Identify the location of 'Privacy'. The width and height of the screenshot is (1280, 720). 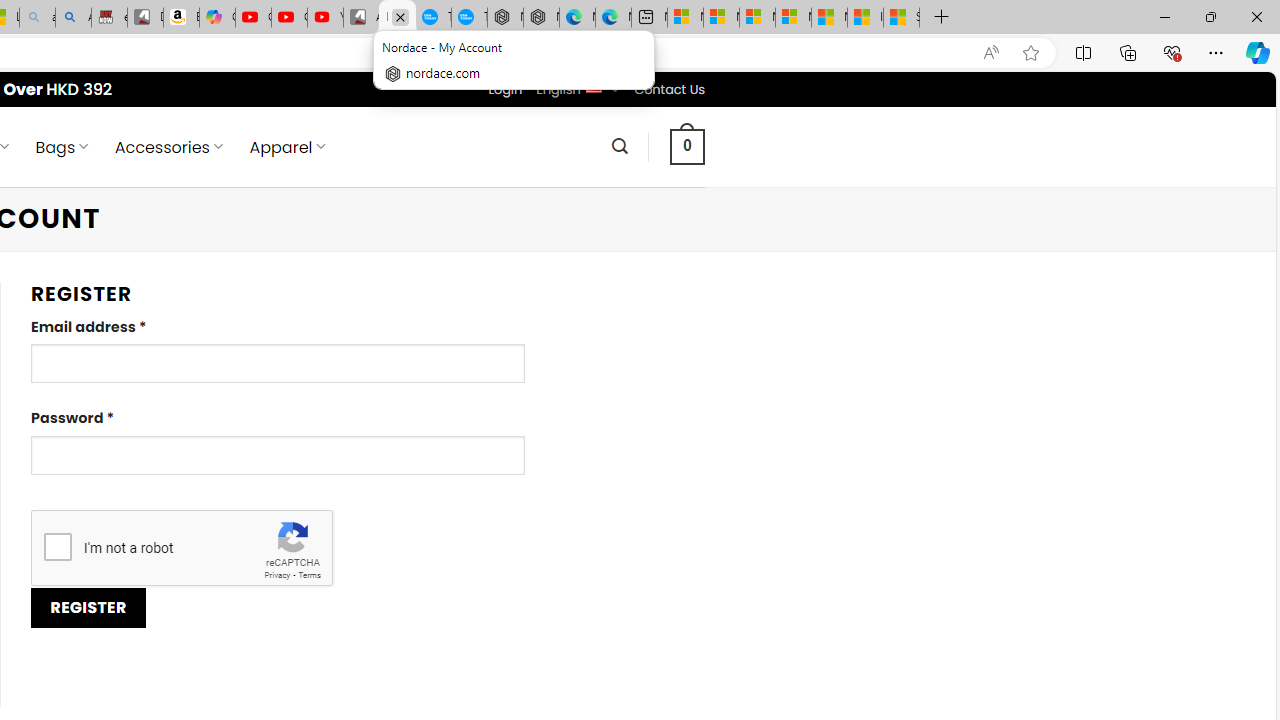
(276, 575).